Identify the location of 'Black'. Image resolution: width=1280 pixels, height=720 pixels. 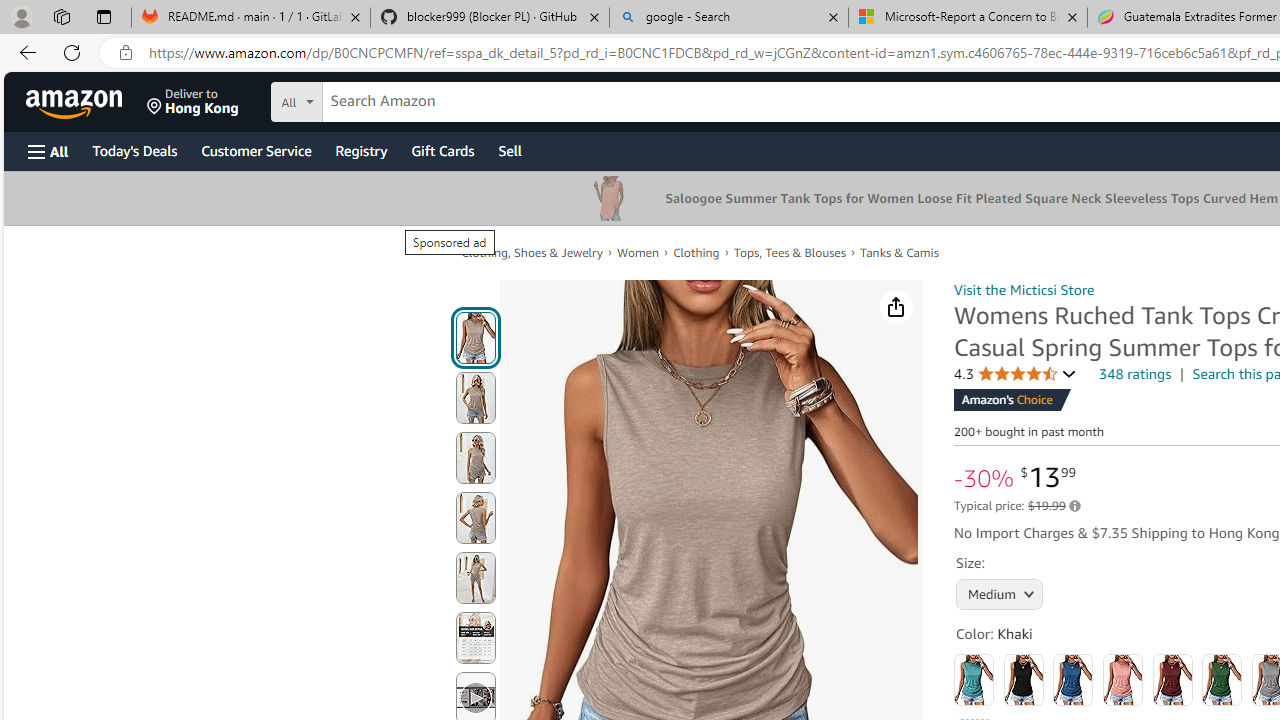
(1023, 679).